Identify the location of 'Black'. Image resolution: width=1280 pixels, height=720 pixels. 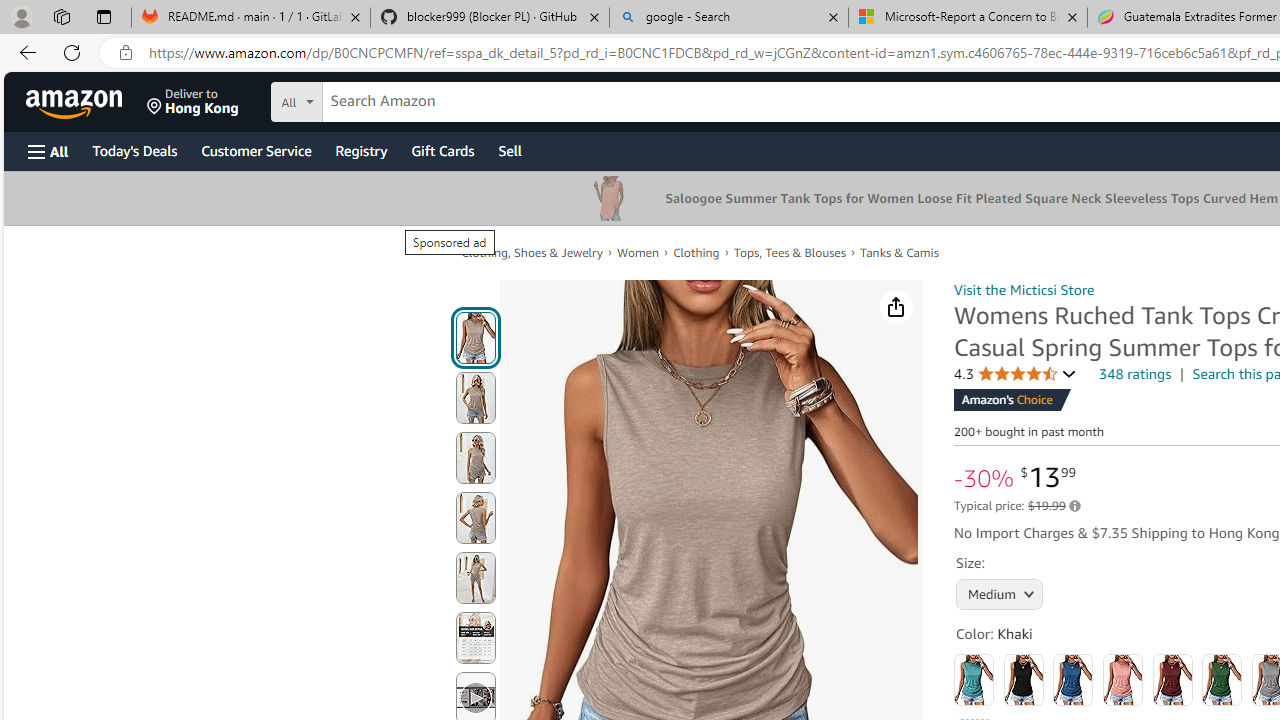
(1023, 679).